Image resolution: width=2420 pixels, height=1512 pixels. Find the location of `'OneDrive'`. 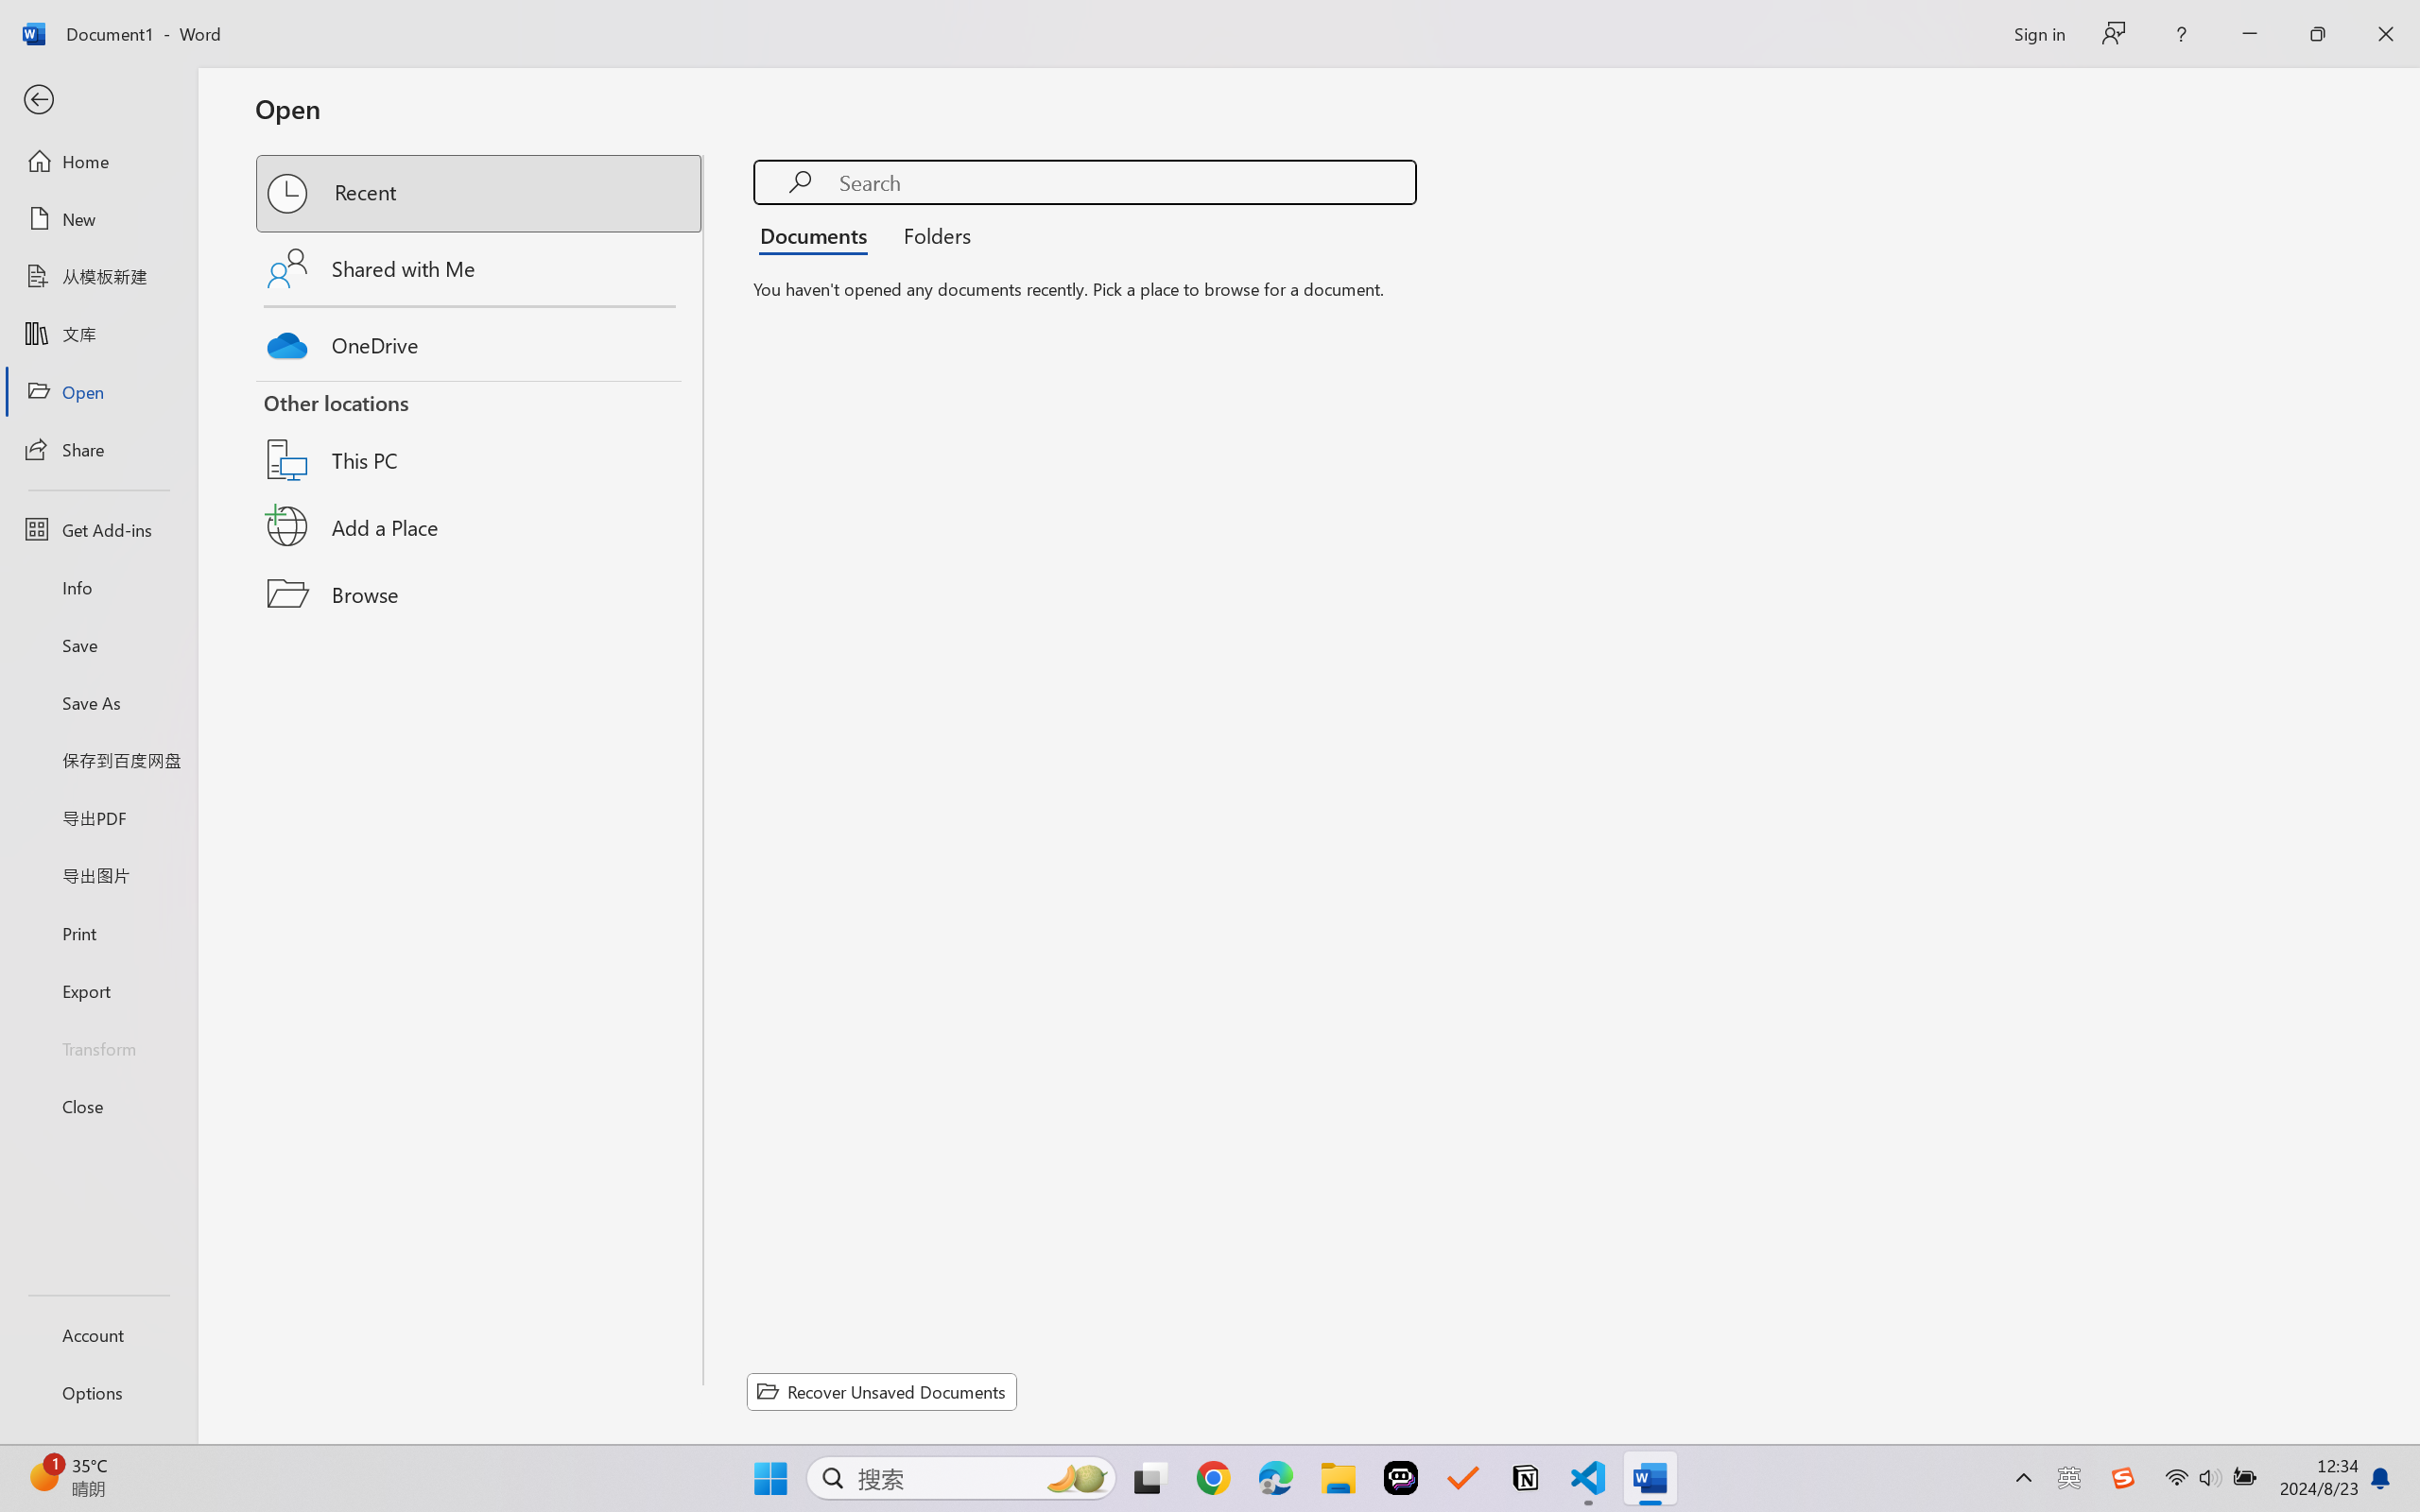

'OneDrive' is located at coordinates (480, 340).